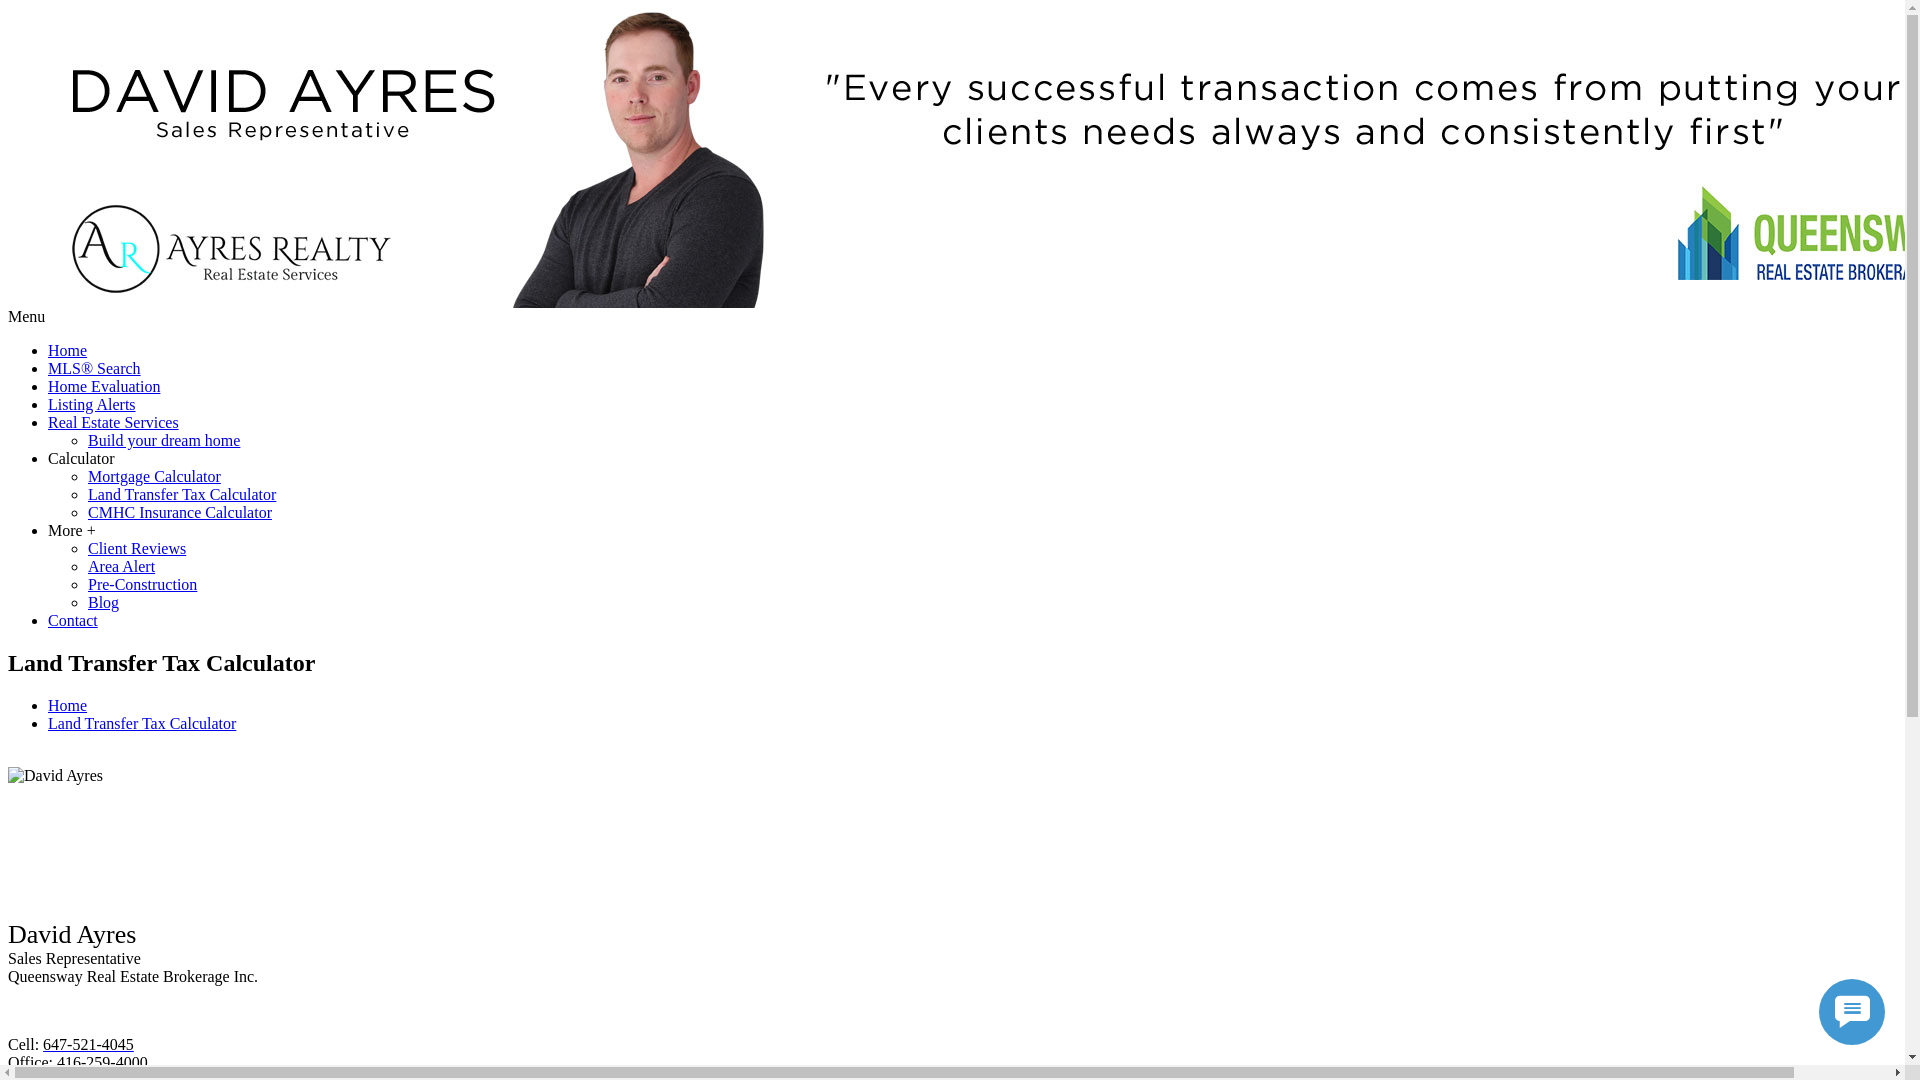 The width and height of the screenshot is (1920, 1080). Describe the element at coordinates (86, 584) in the screenshot. I see `'Pre-Construction'` at that location.